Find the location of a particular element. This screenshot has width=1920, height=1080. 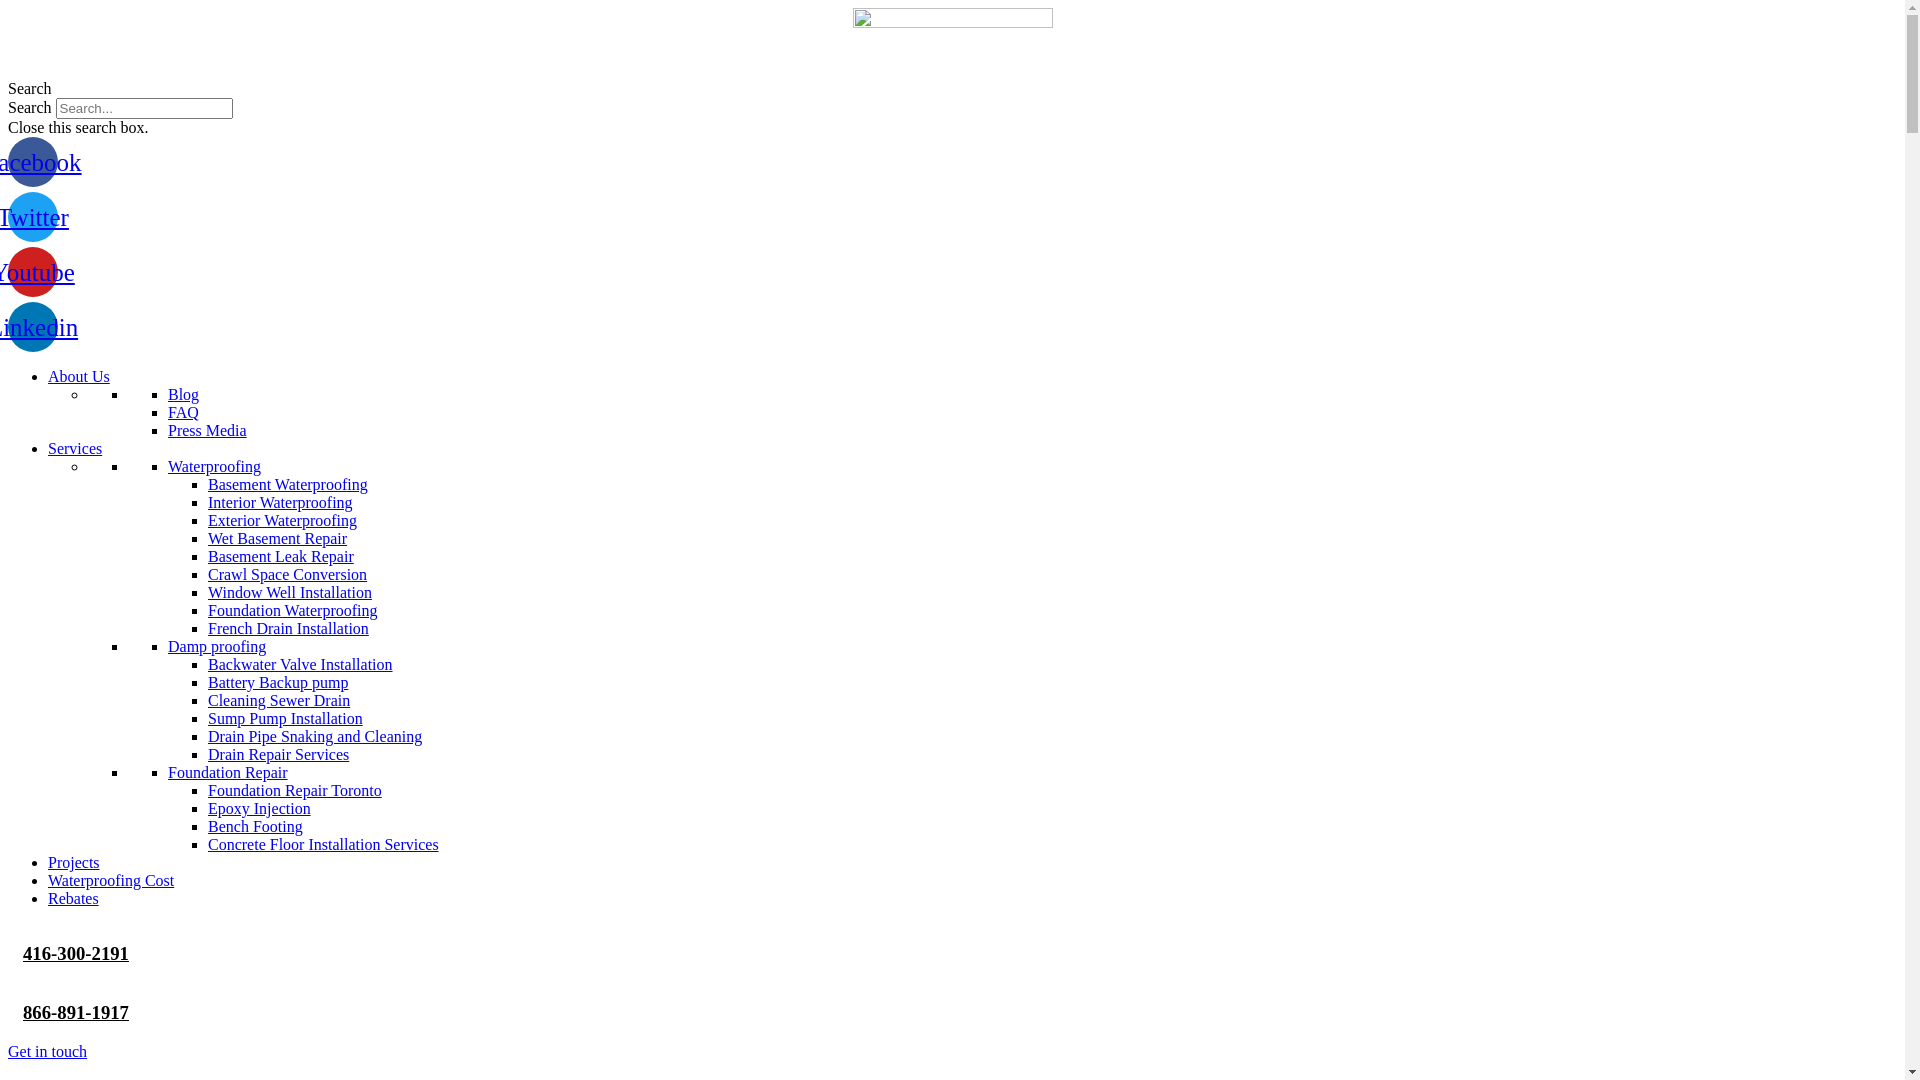

'About Us' is located at coordinates (48, 376).